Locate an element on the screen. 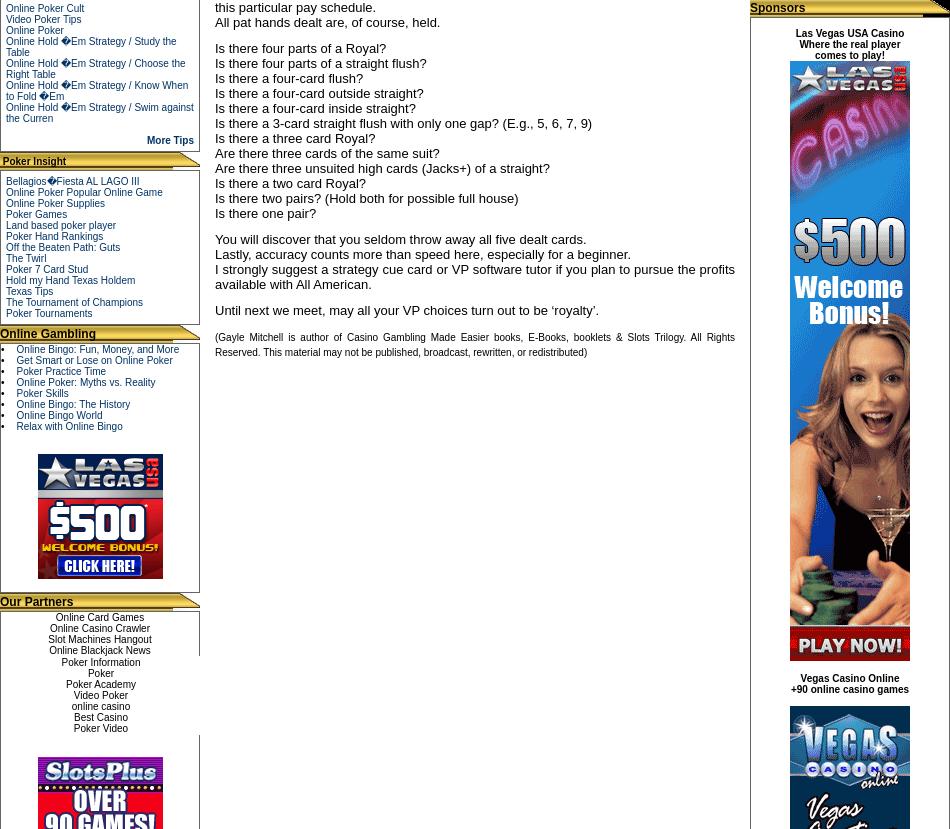 This screenshot has height=829, width=950. 'Is there a four-card outside straight?' is located at coordinates (318, 93).